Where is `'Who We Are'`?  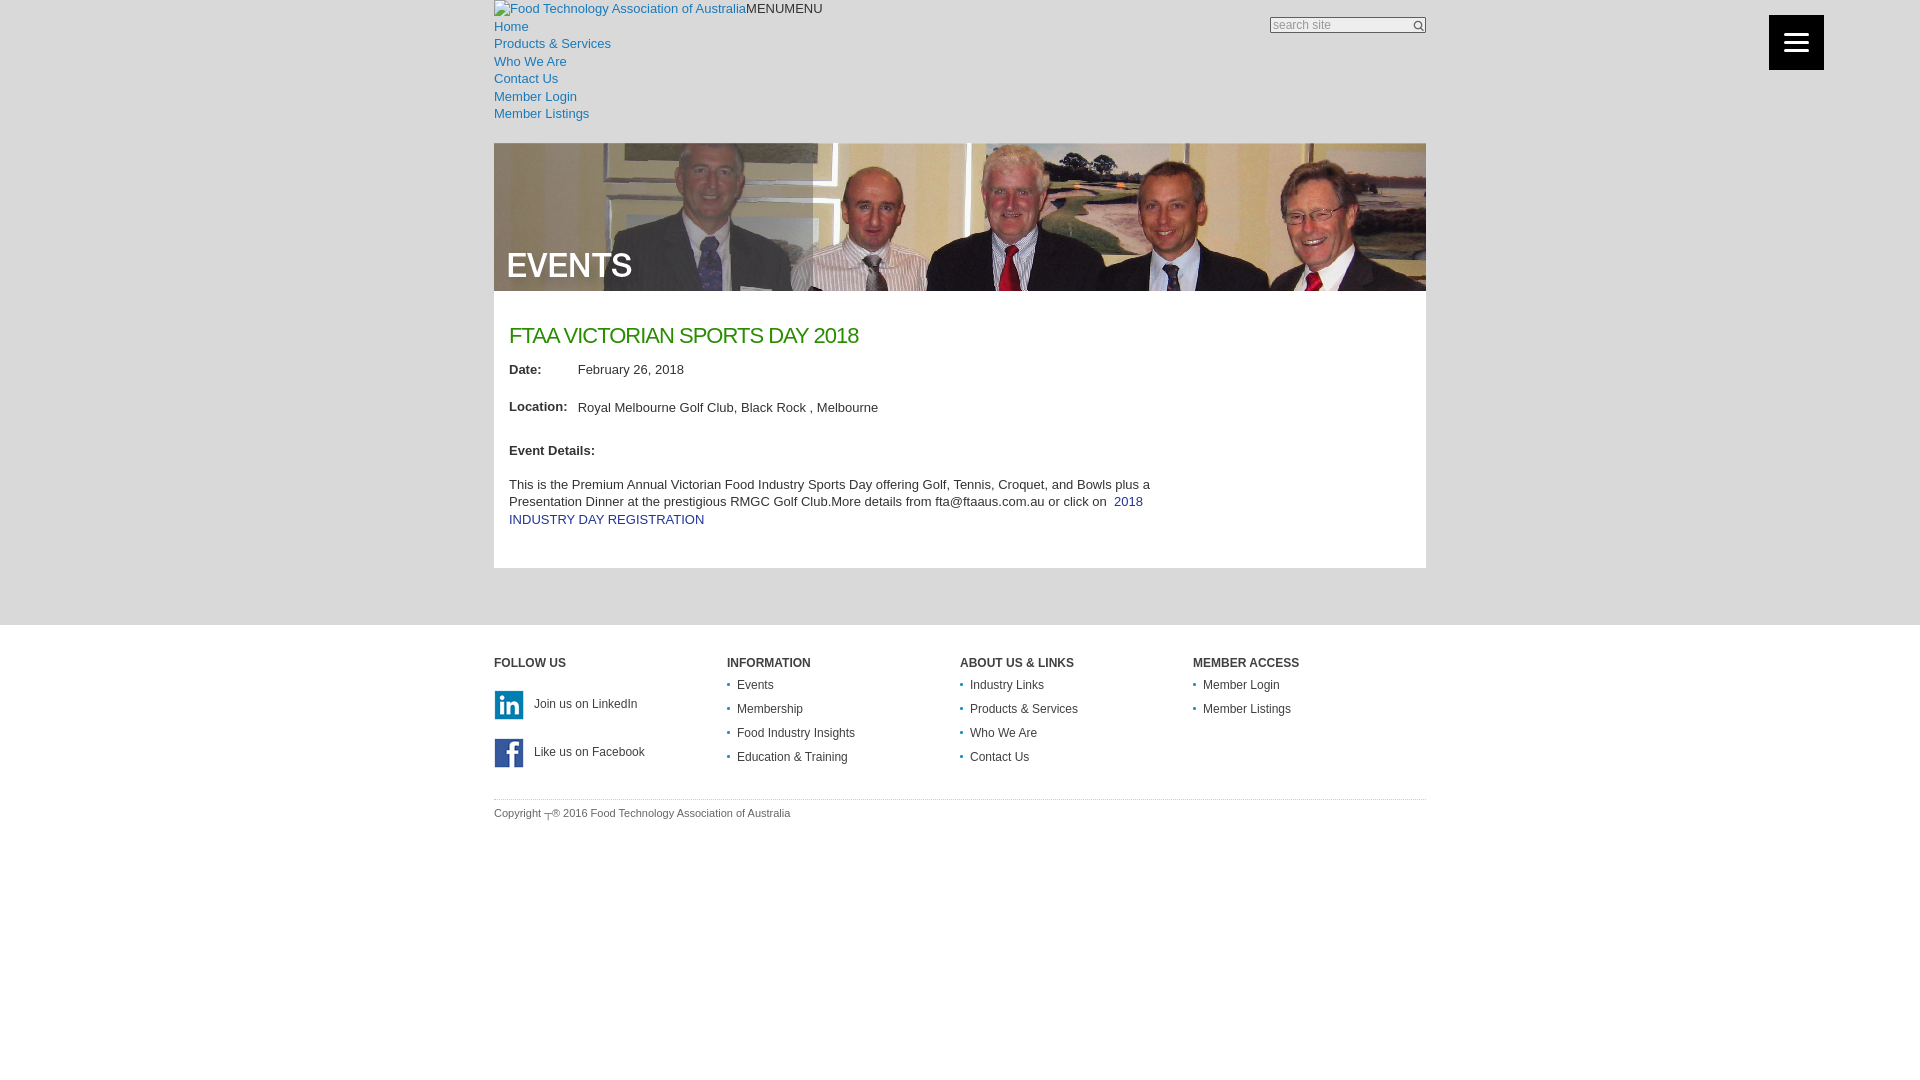 'Who We Are' is located at coordinates (530, 60).